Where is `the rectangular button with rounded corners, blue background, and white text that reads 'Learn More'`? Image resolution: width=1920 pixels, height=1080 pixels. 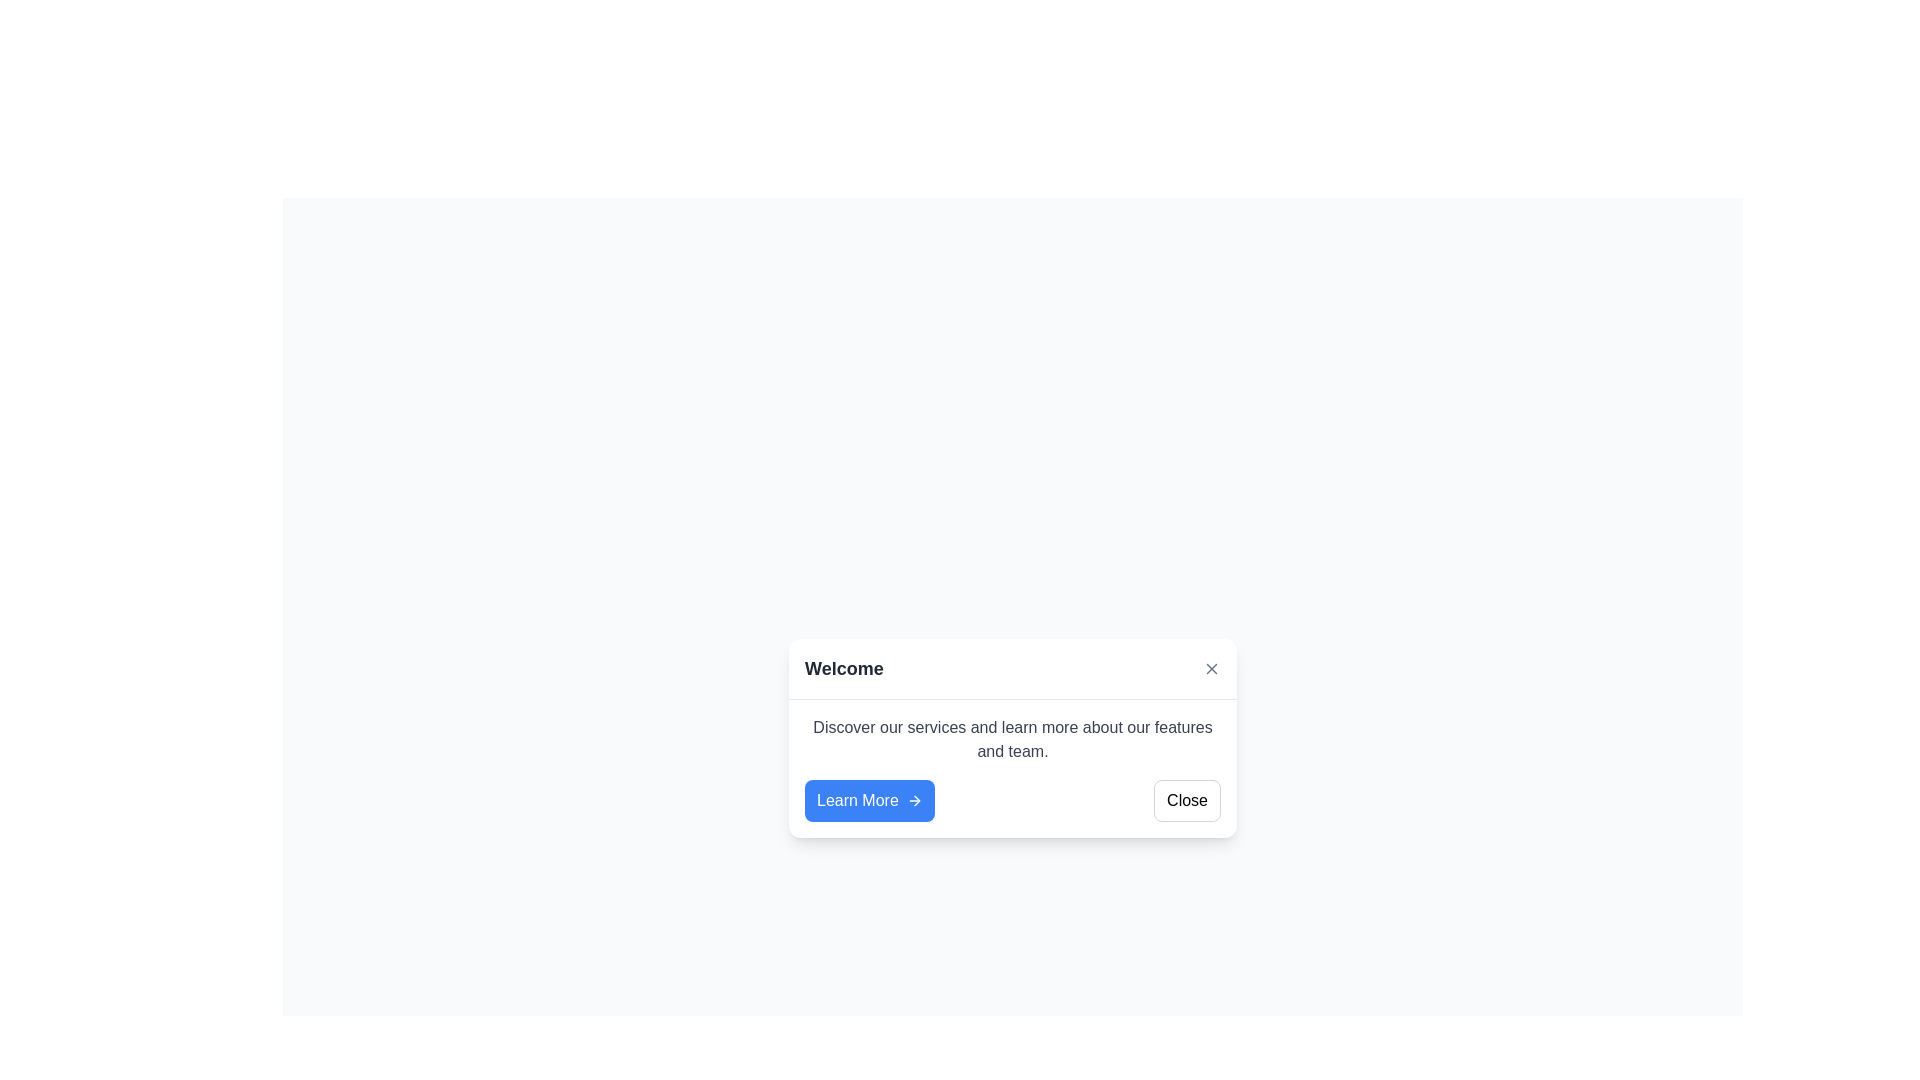 the rectangular button with rounded corners, blue background, and white text that reads 'Learn More' is located at coordinates (869, 799).